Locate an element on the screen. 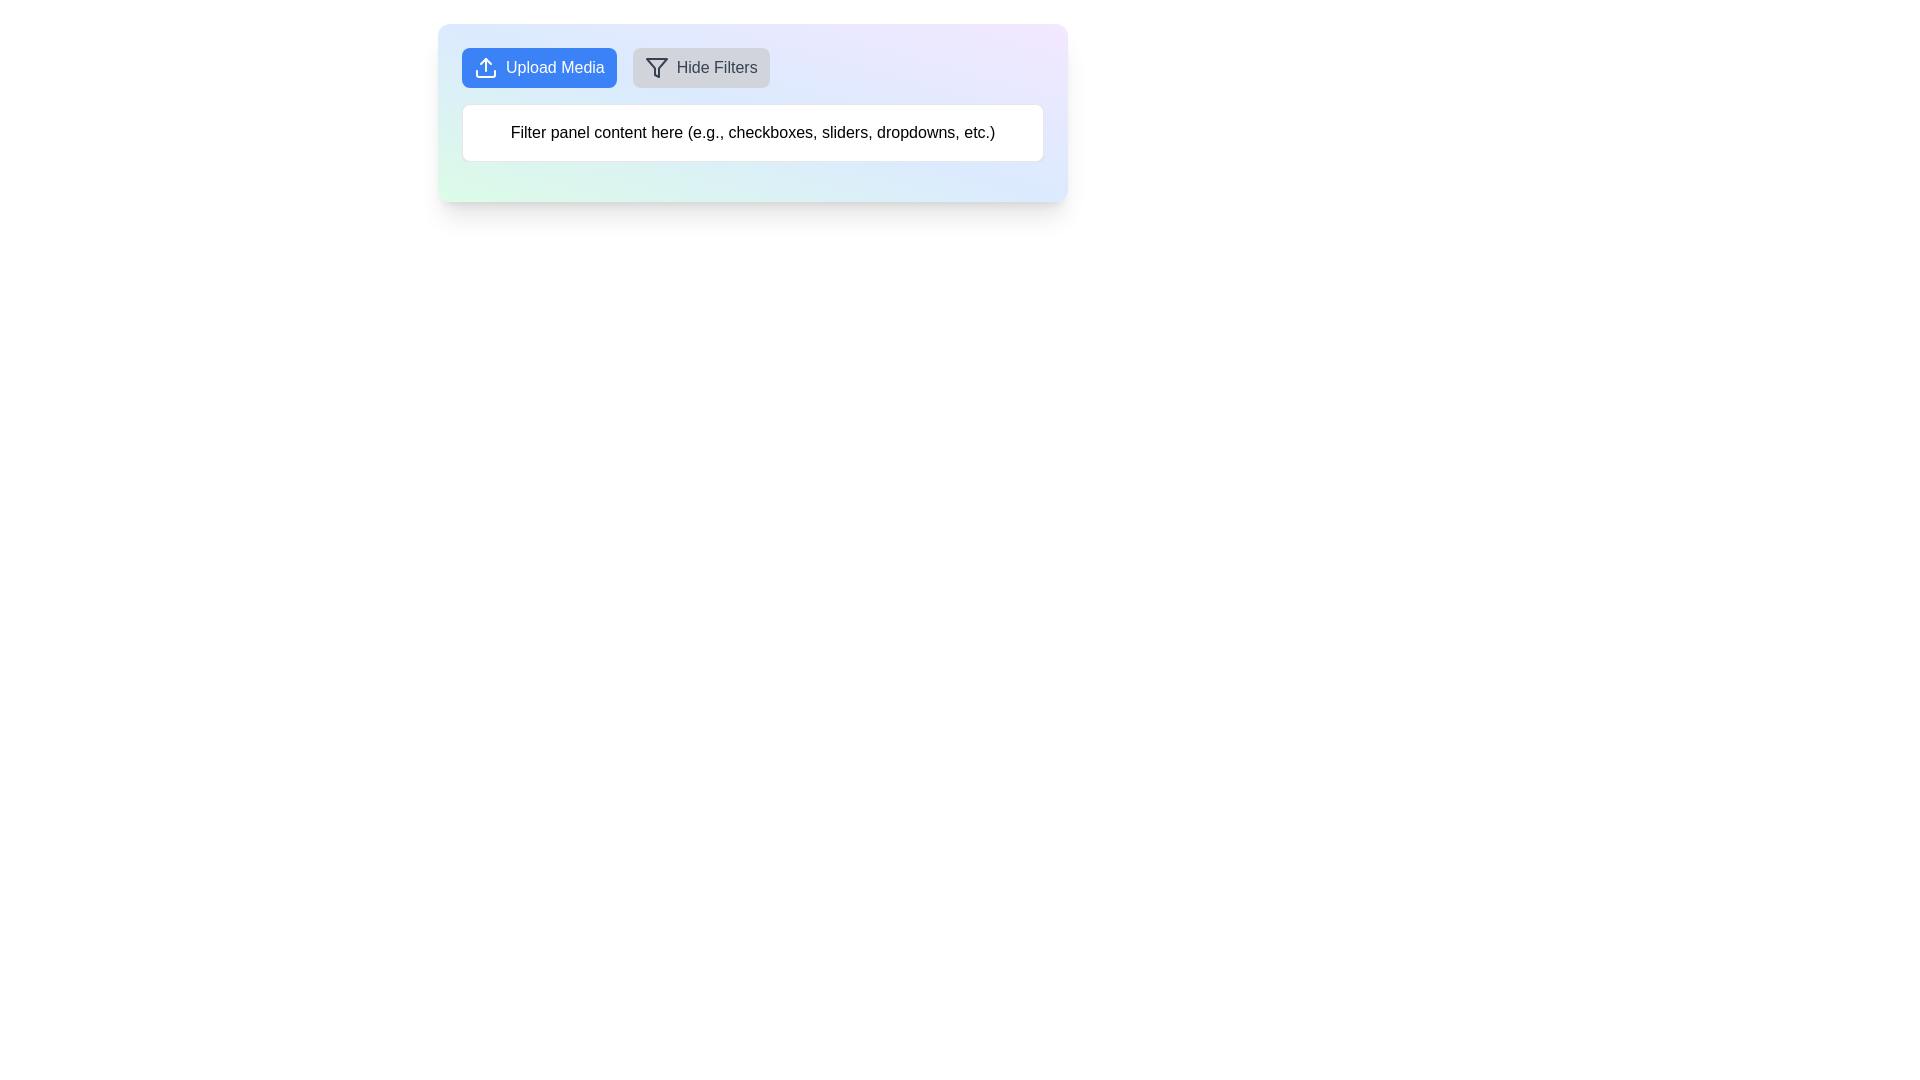 The image size is (1920, 1080). the 'Upload Media' button, which includes the upload icon located to the left of the text label is located at coordinates (485, 67).